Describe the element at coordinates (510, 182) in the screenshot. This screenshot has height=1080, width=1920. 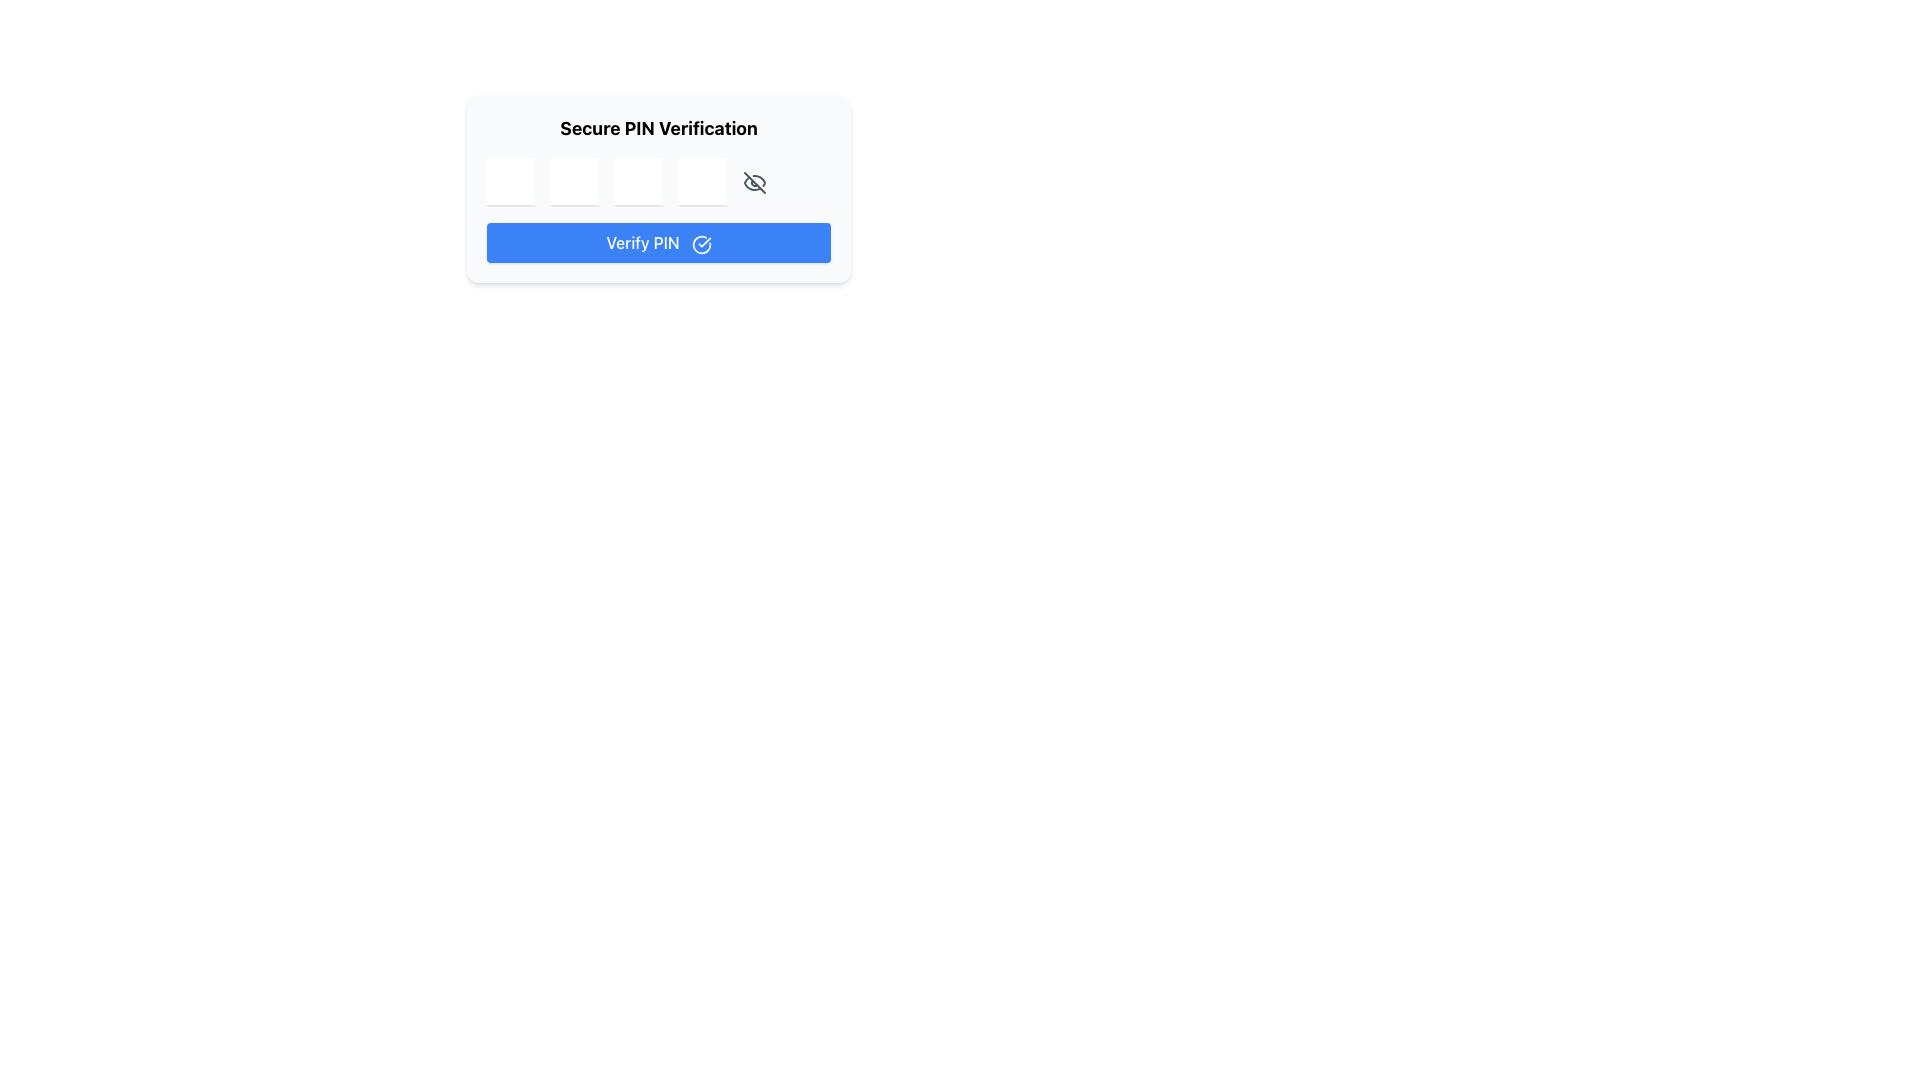
I see `the first input field for entering a character of the secure PIN code located below 'Secure PIN Verification'` at that location.